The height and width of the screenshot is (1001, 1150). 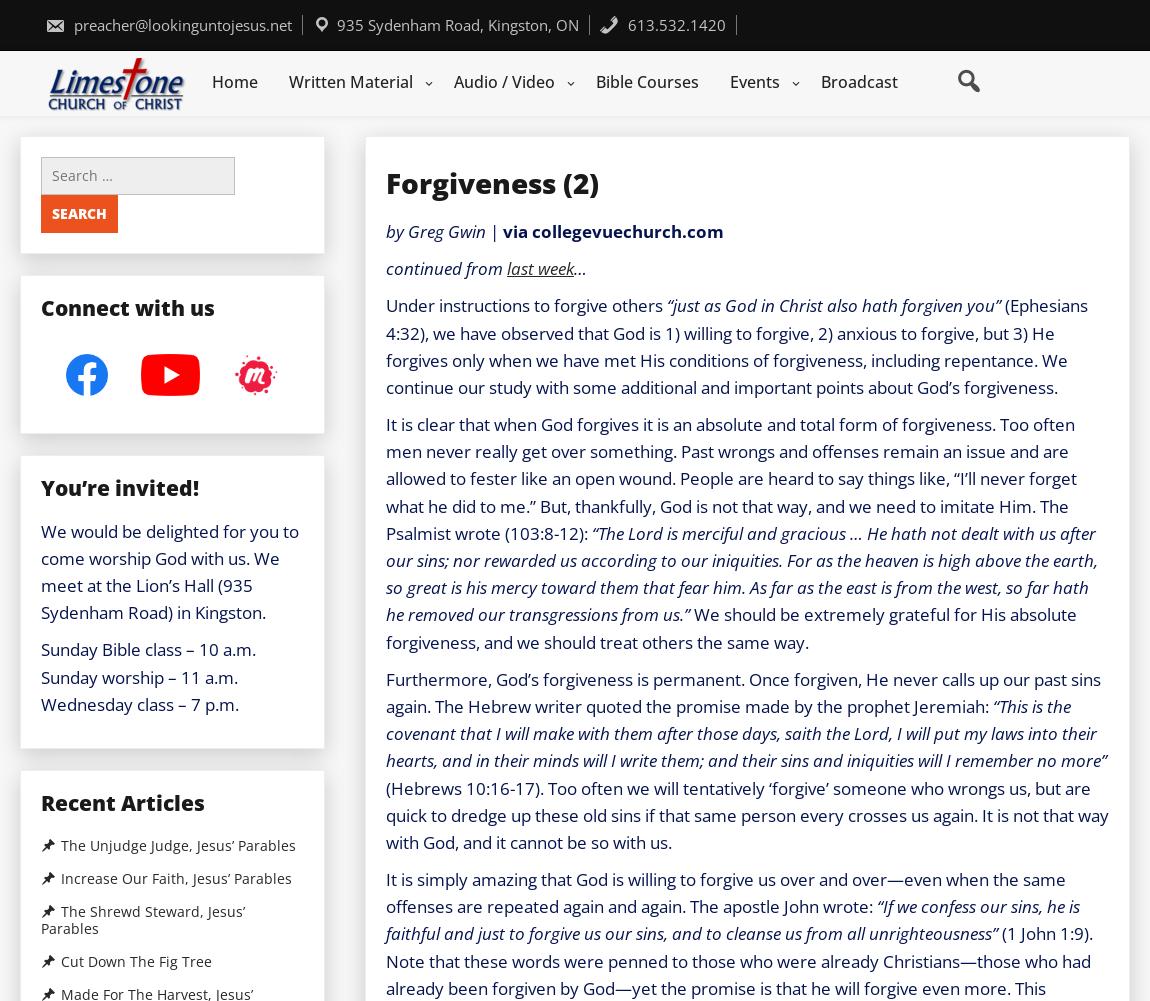 I want to click on '(Ephesians 4:32), we have observed that God is 1) willing to forgive, 2) anxious to forgive, but 3) He forgives only when we have met His conditions of forgiveness, including repentance. We continue our study with some additional and important points about God’s forgiveness.', so click(x=736, y=346).